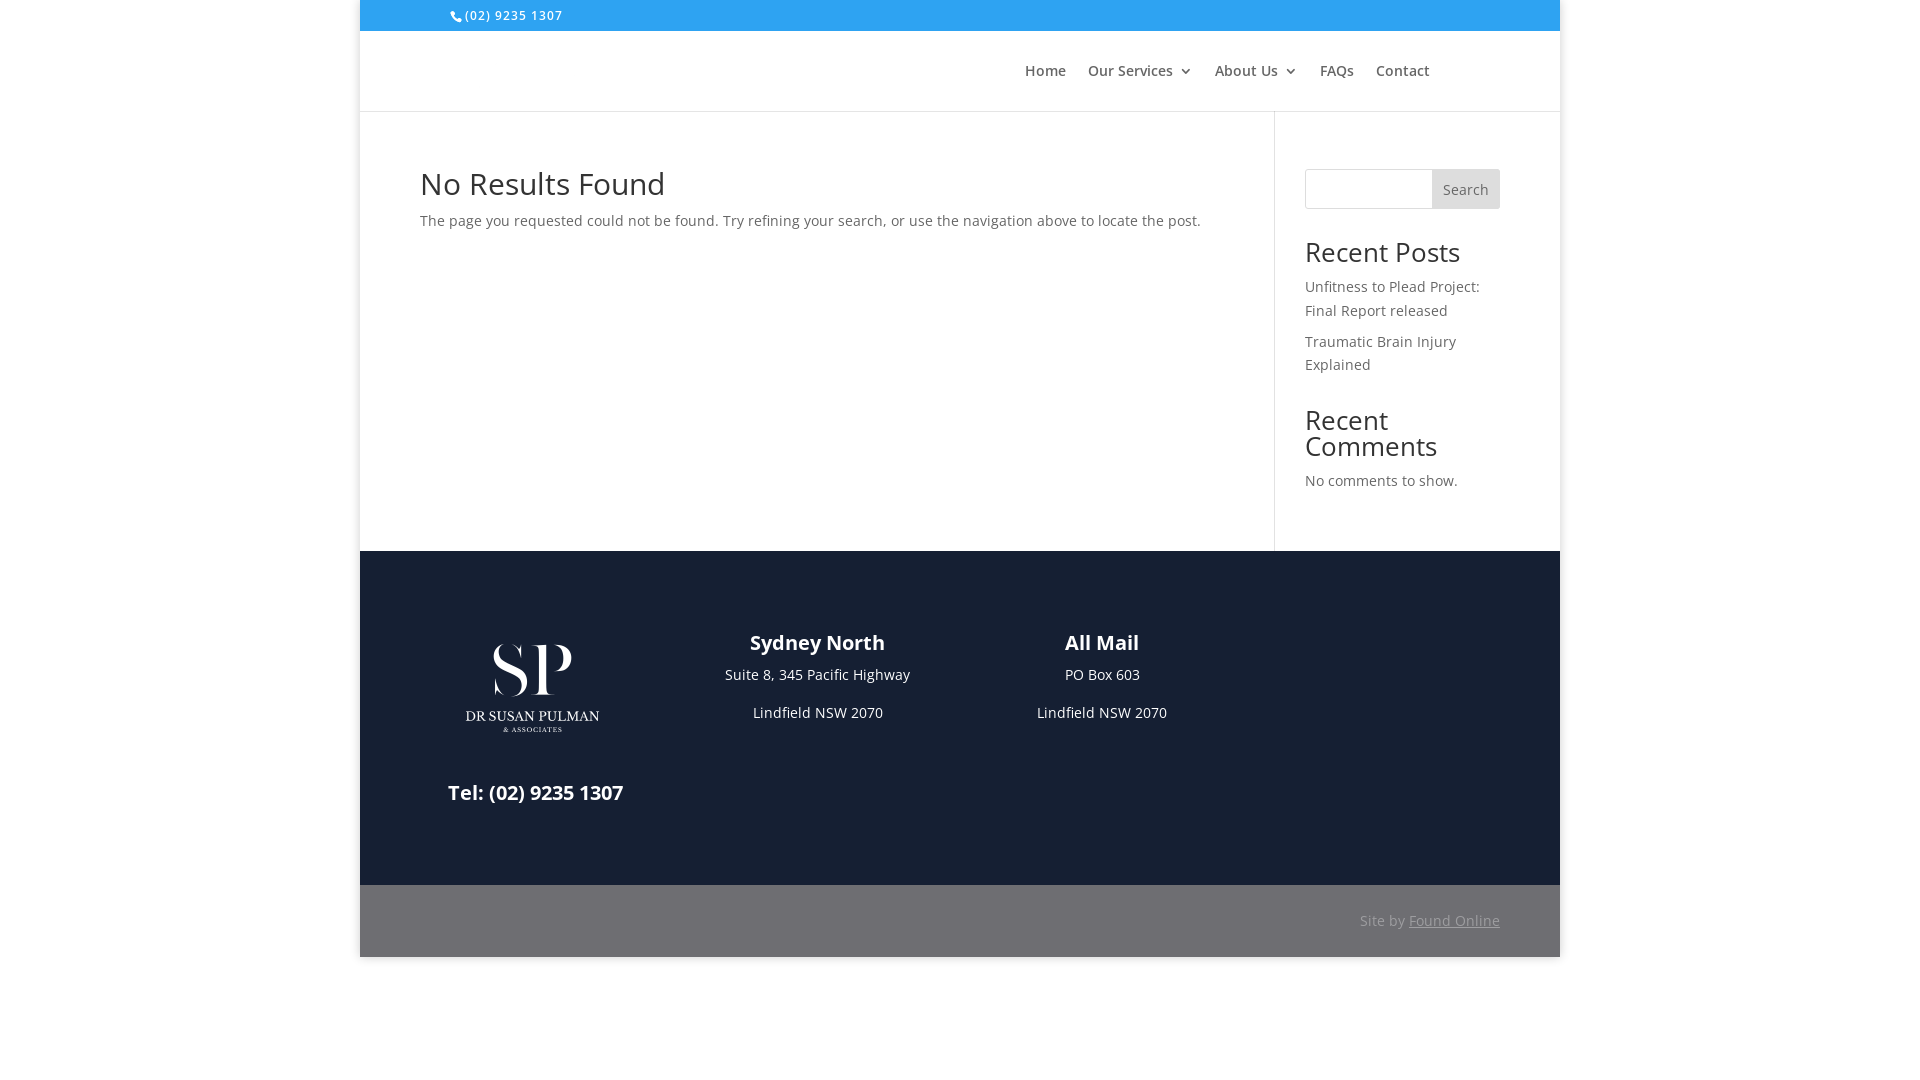 Image resolution: width=1920 pixels, height=1080 pixels. What do you see at coordinates (1305, 298) in the screenshot?
I see `'Unfitness to Plead Project: Final Report released'` at bounding box center [1305, 298].